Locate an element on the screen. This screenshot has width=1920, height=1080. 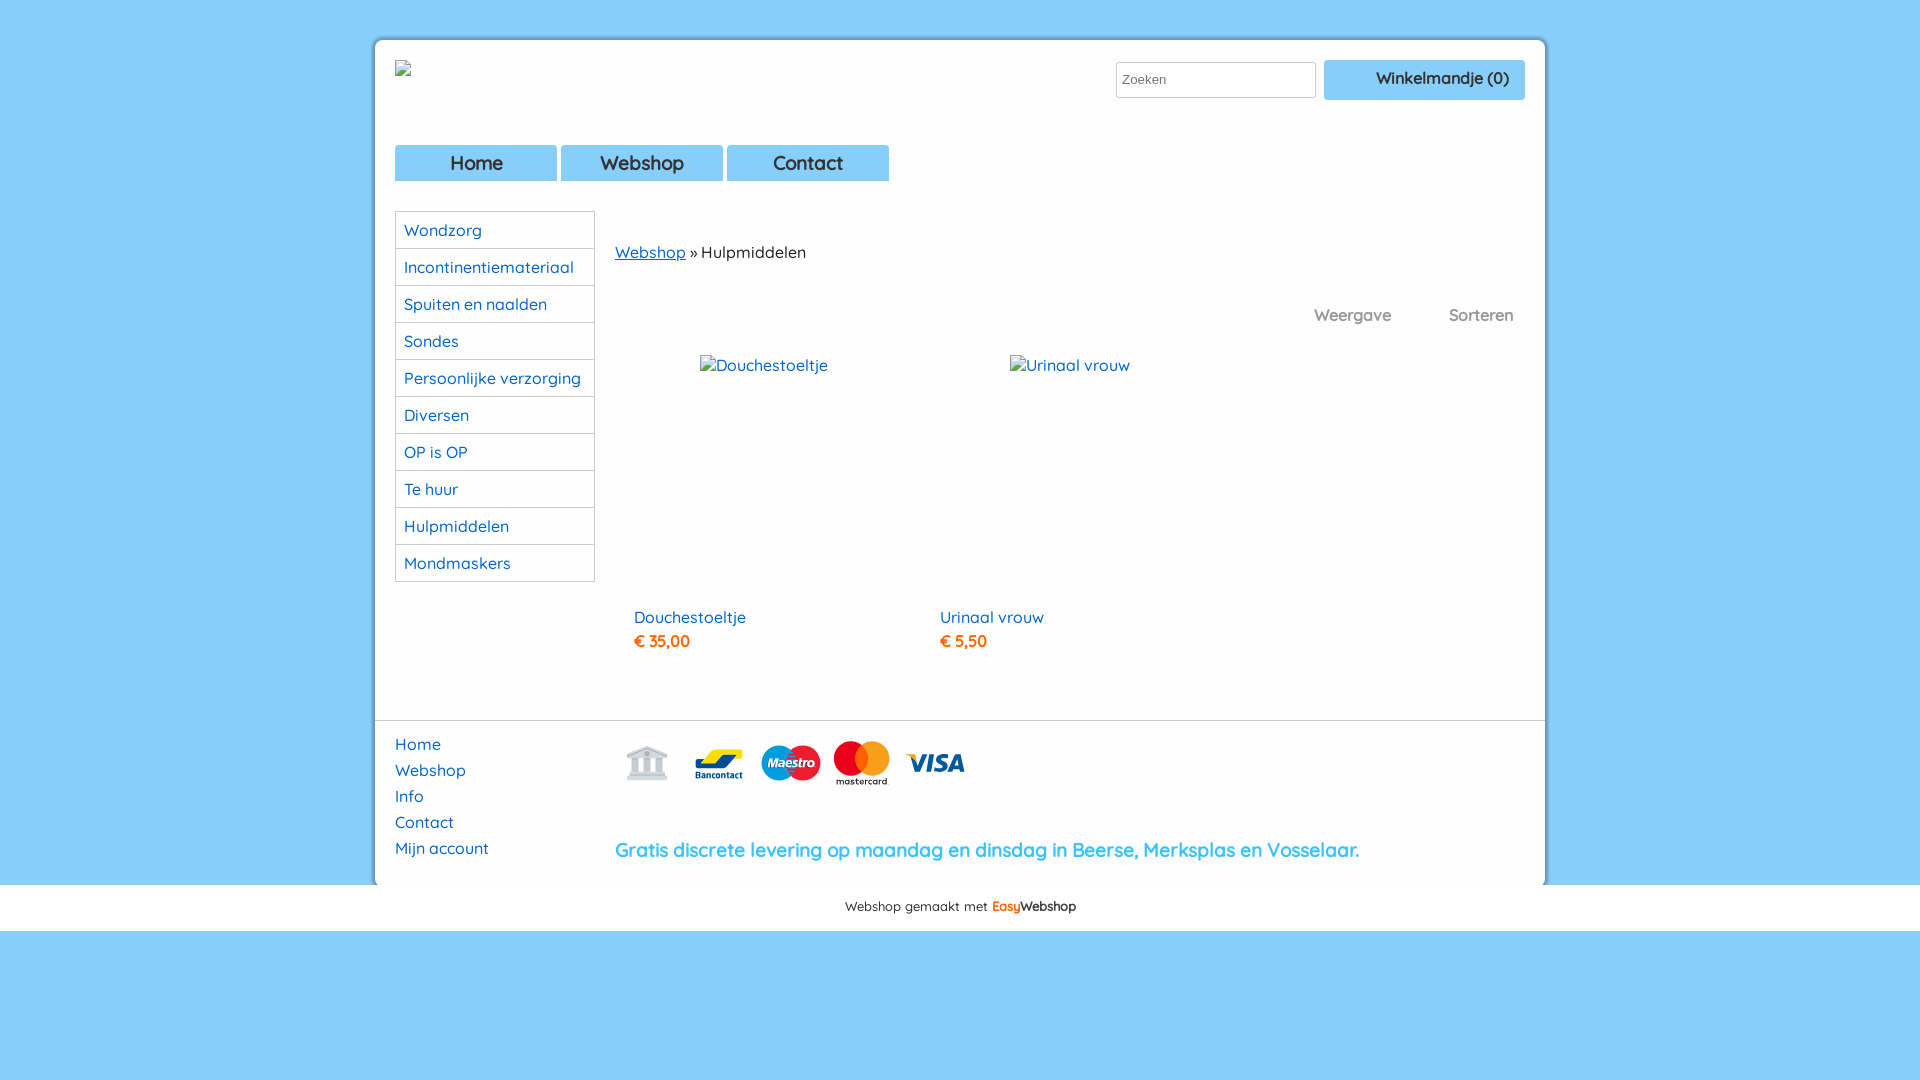
'Sondes' is located at coordinates (395, 339).